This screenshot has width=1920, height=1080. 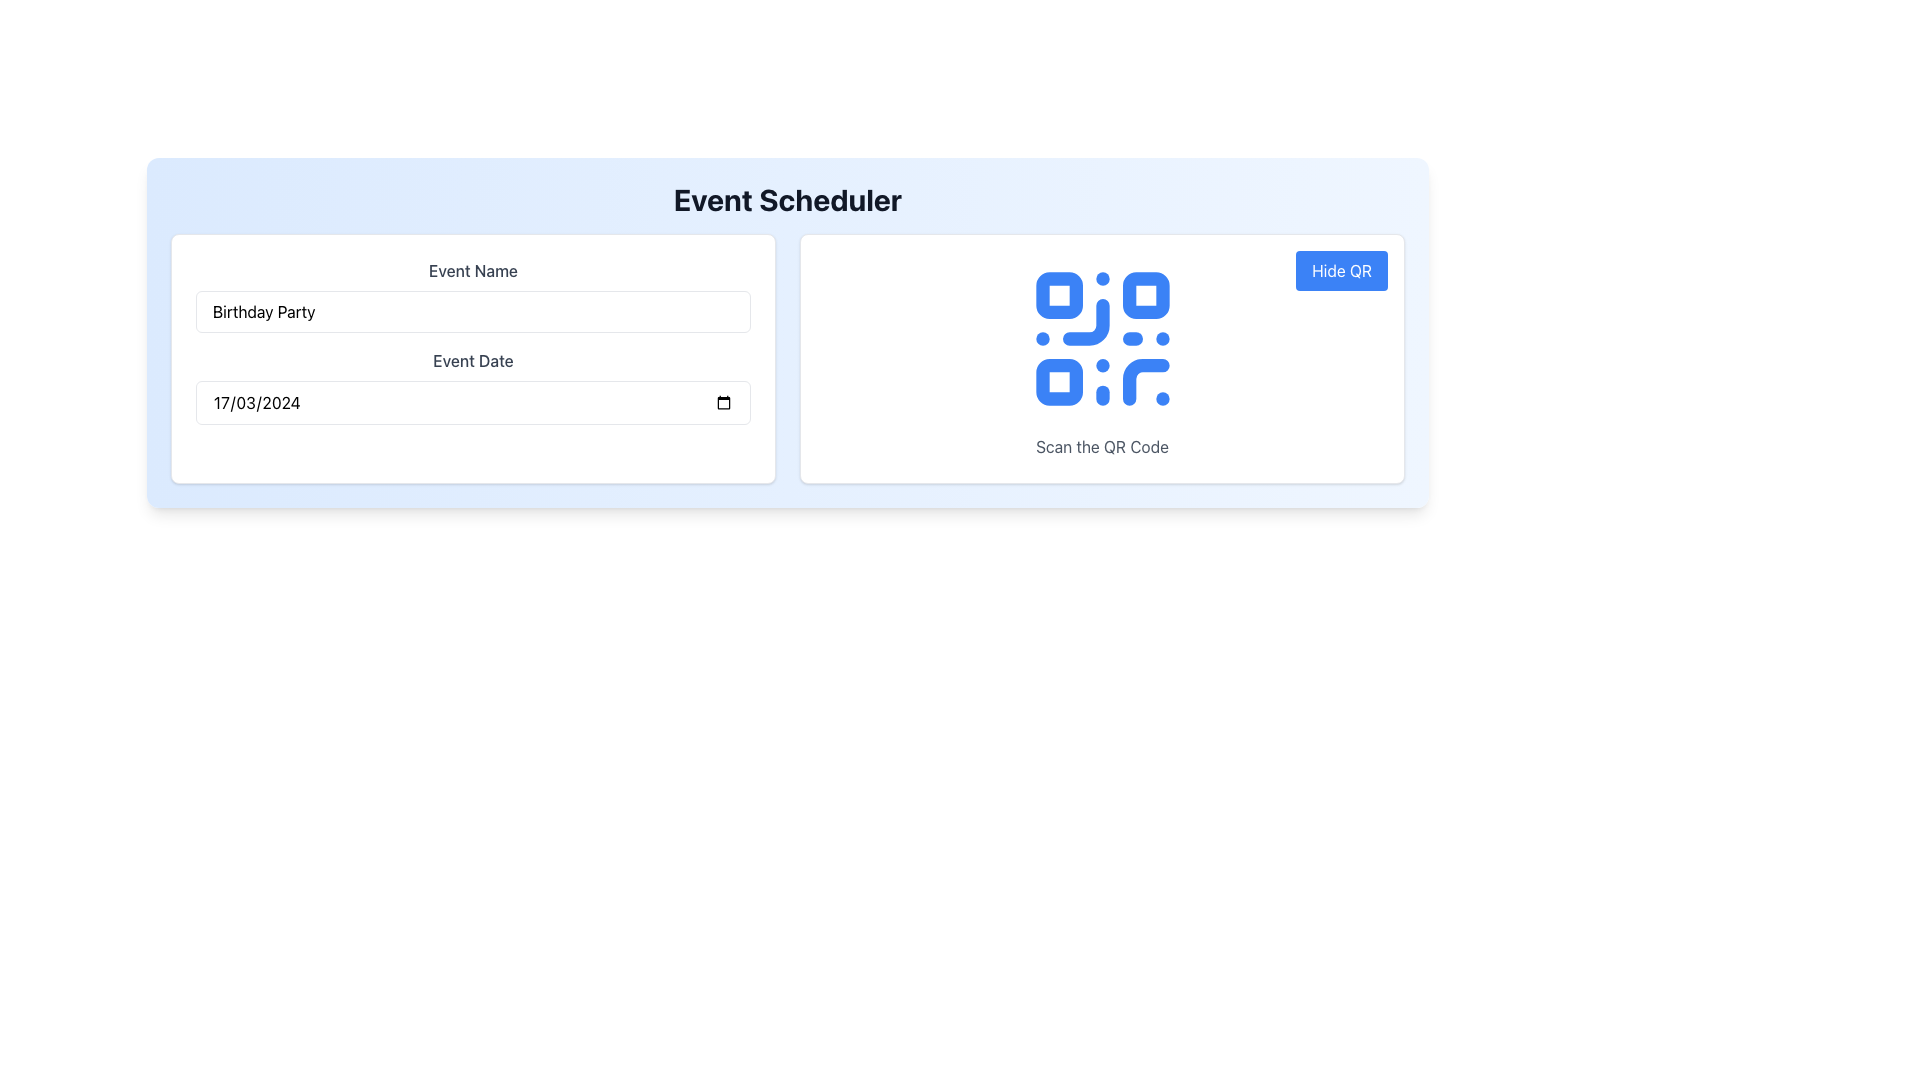 I want to click on the QR code icon, which is a blue, modern-styled icon centered above the text 'Scan the QR Code', so click(x=1101, y=338).